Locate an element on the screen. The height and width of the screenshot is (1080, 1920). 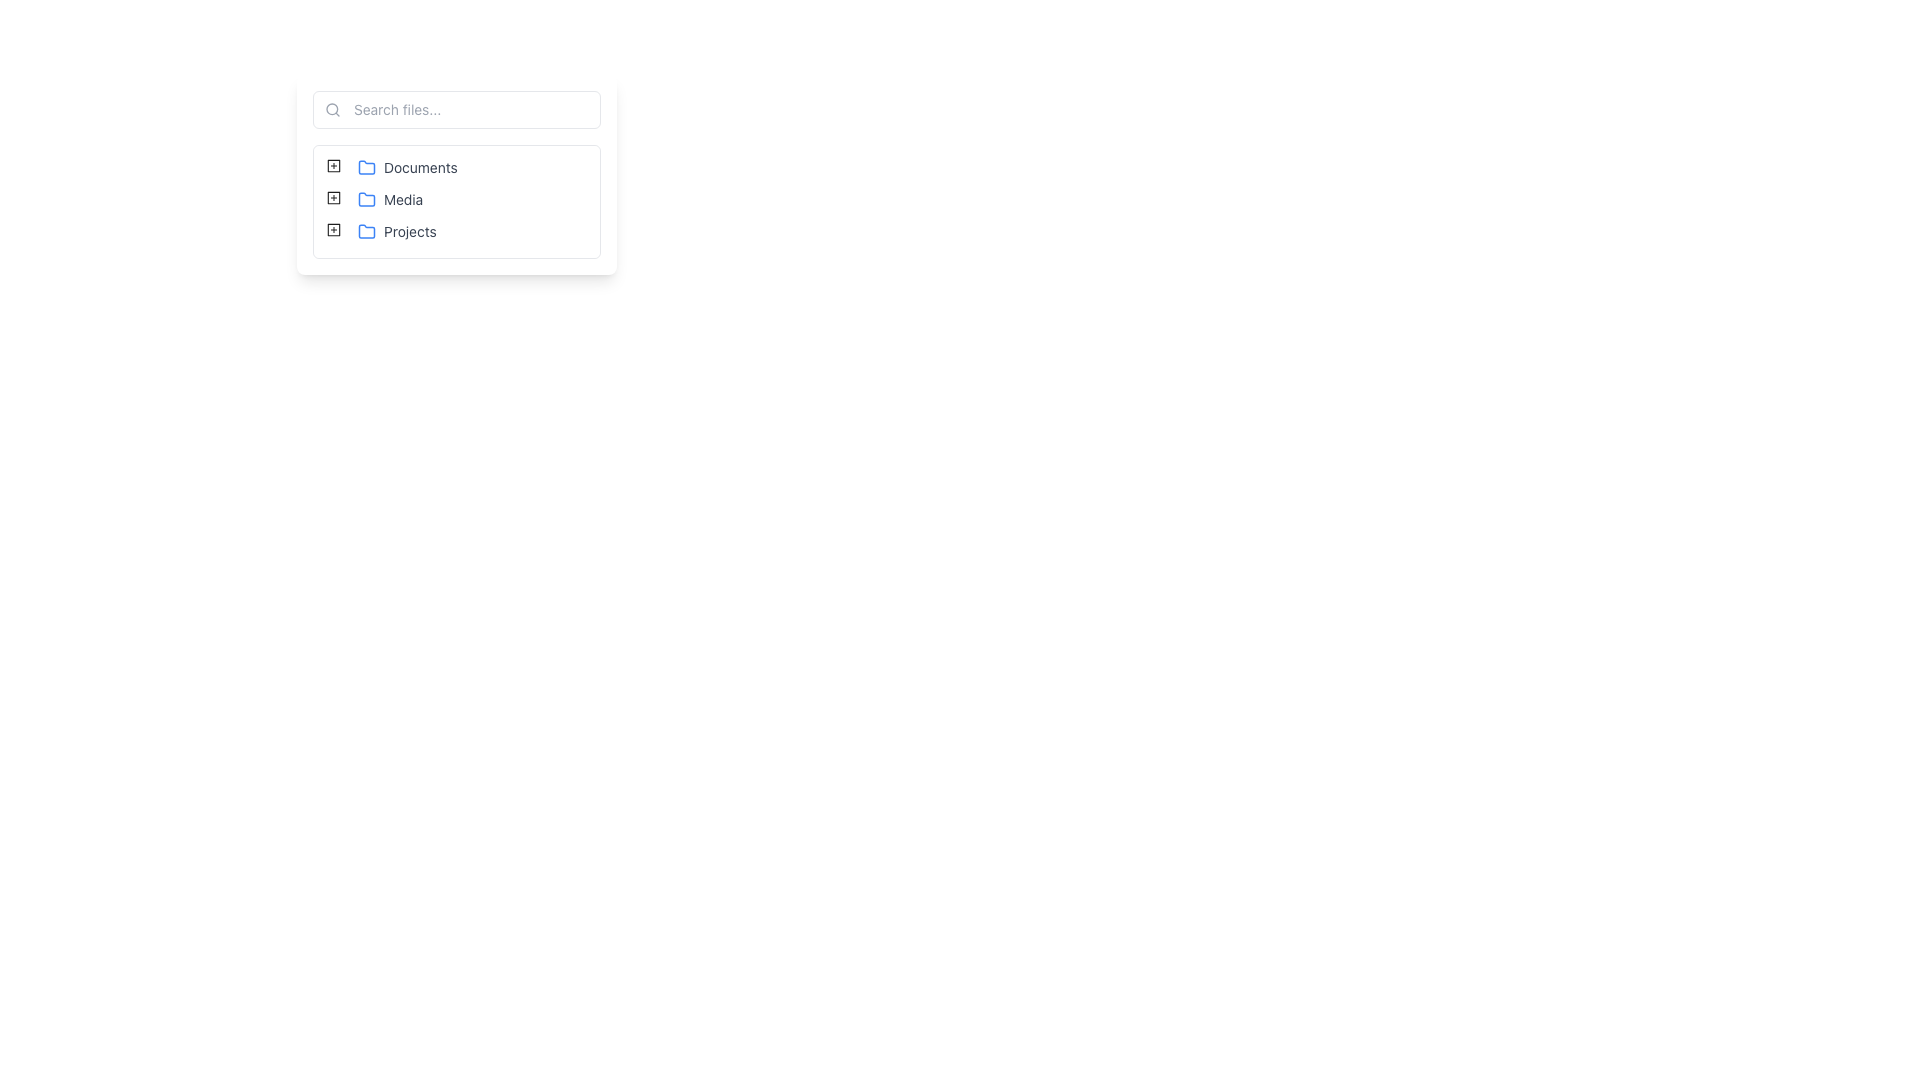
the '+' icon of the 'Media' tree item node is located at coordinates (376, 200).